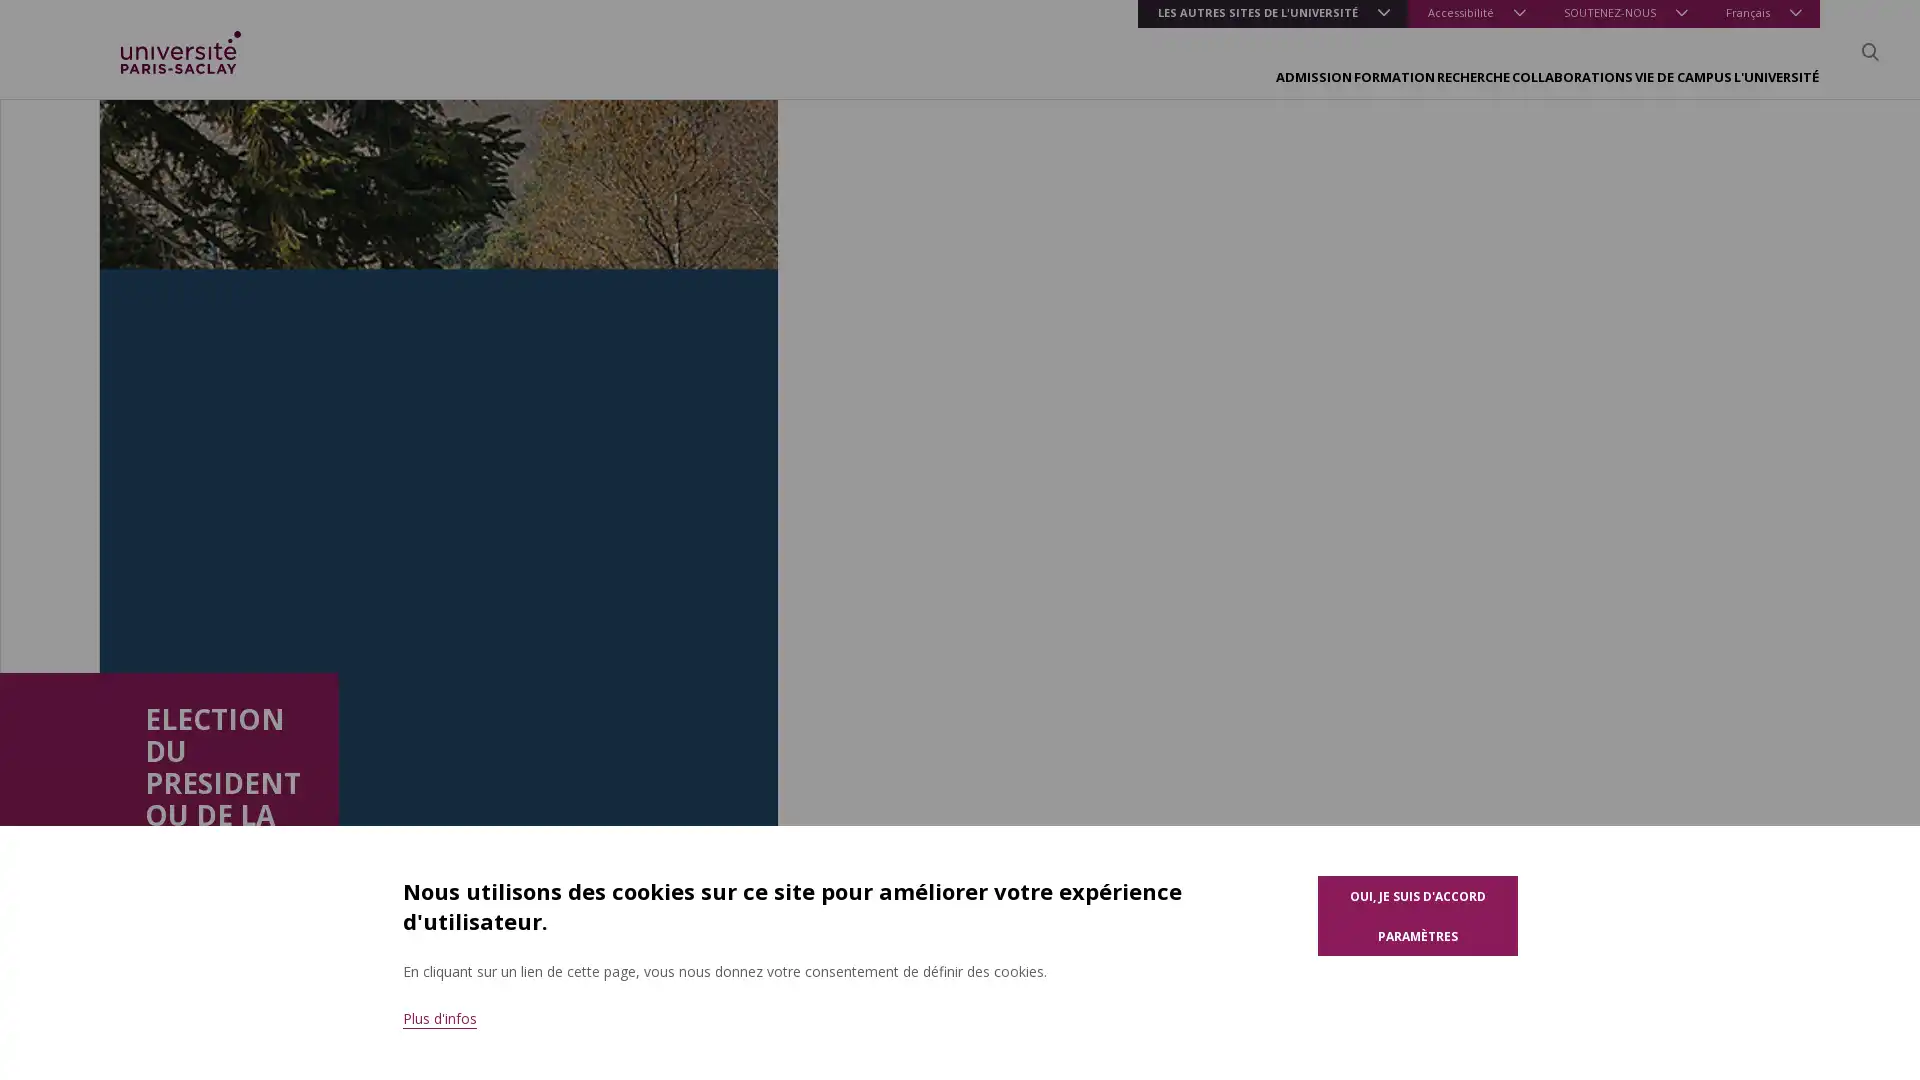  I want to click on VIE DE CAMPUS, so click(1595, 68).